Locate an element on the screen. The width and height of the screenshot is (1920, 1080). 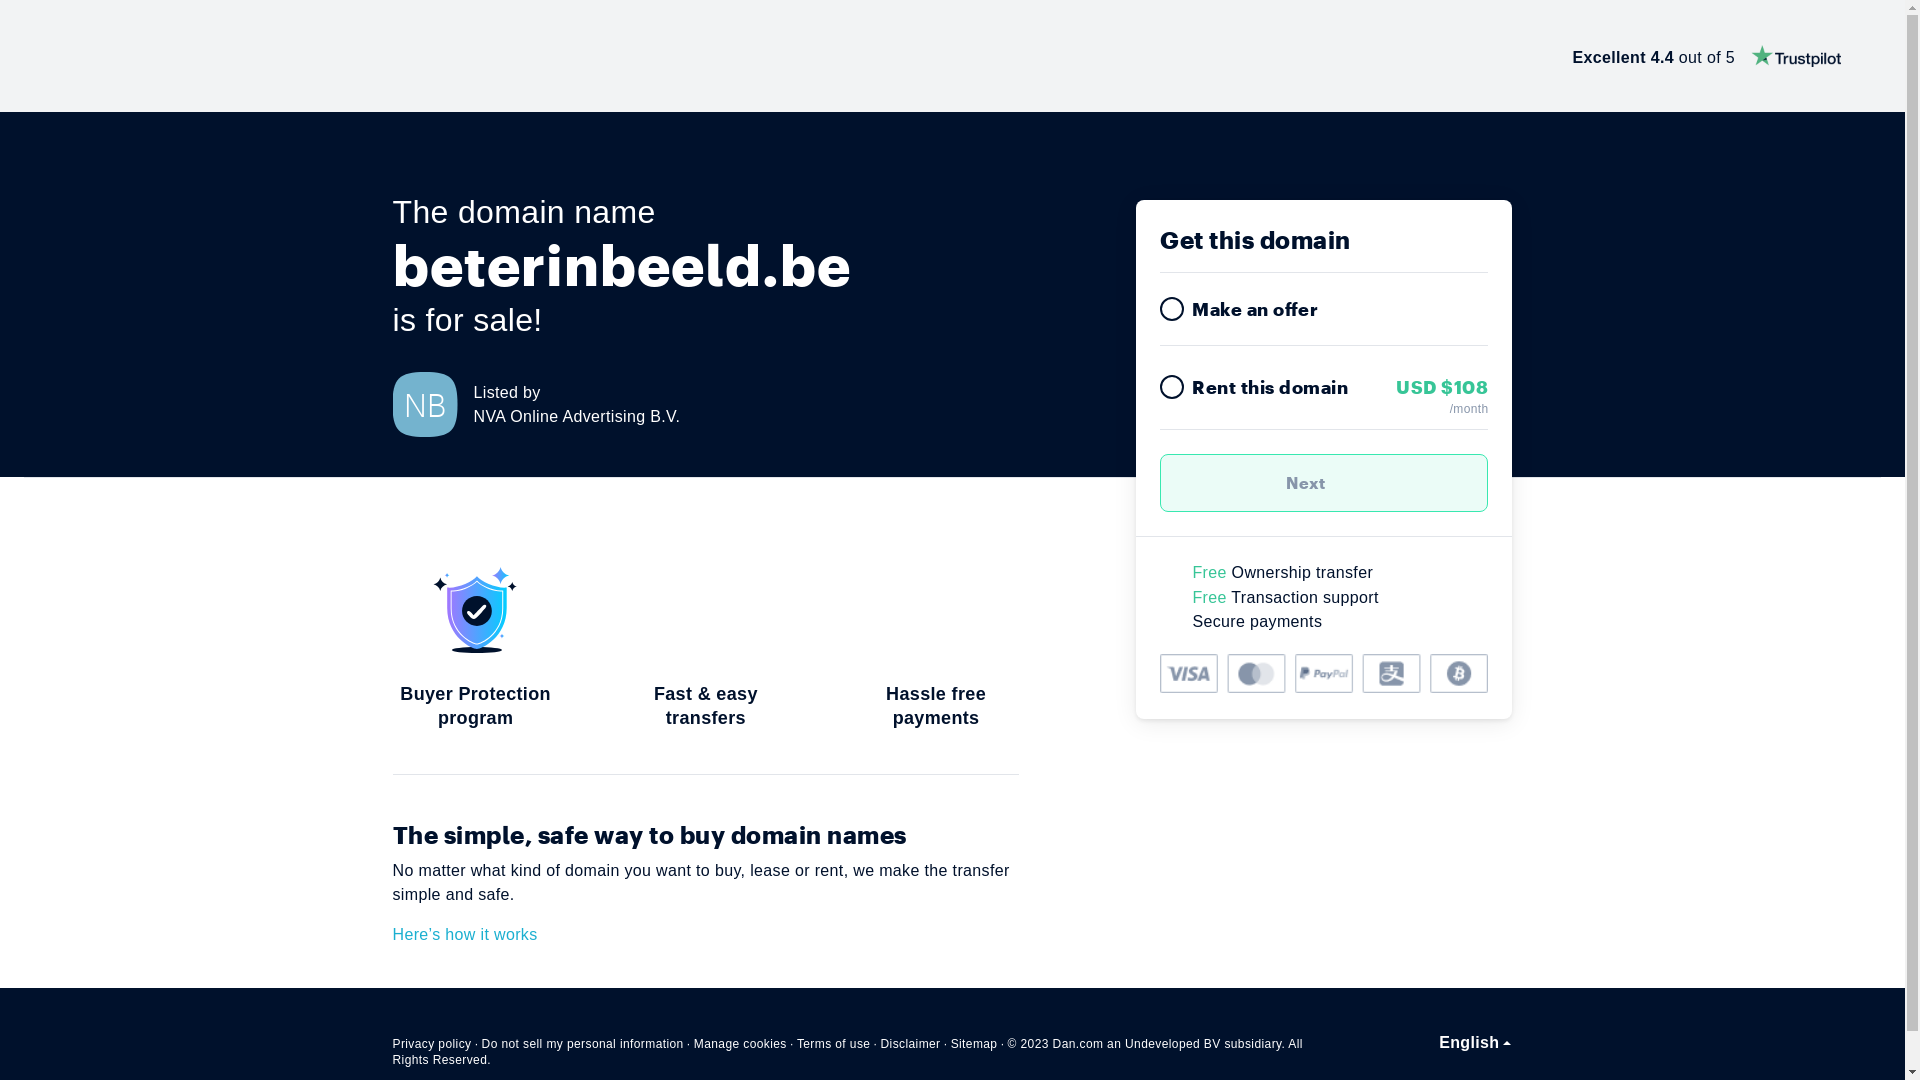
'Do not sell my personal information' is located at coordinates (581, 1043).